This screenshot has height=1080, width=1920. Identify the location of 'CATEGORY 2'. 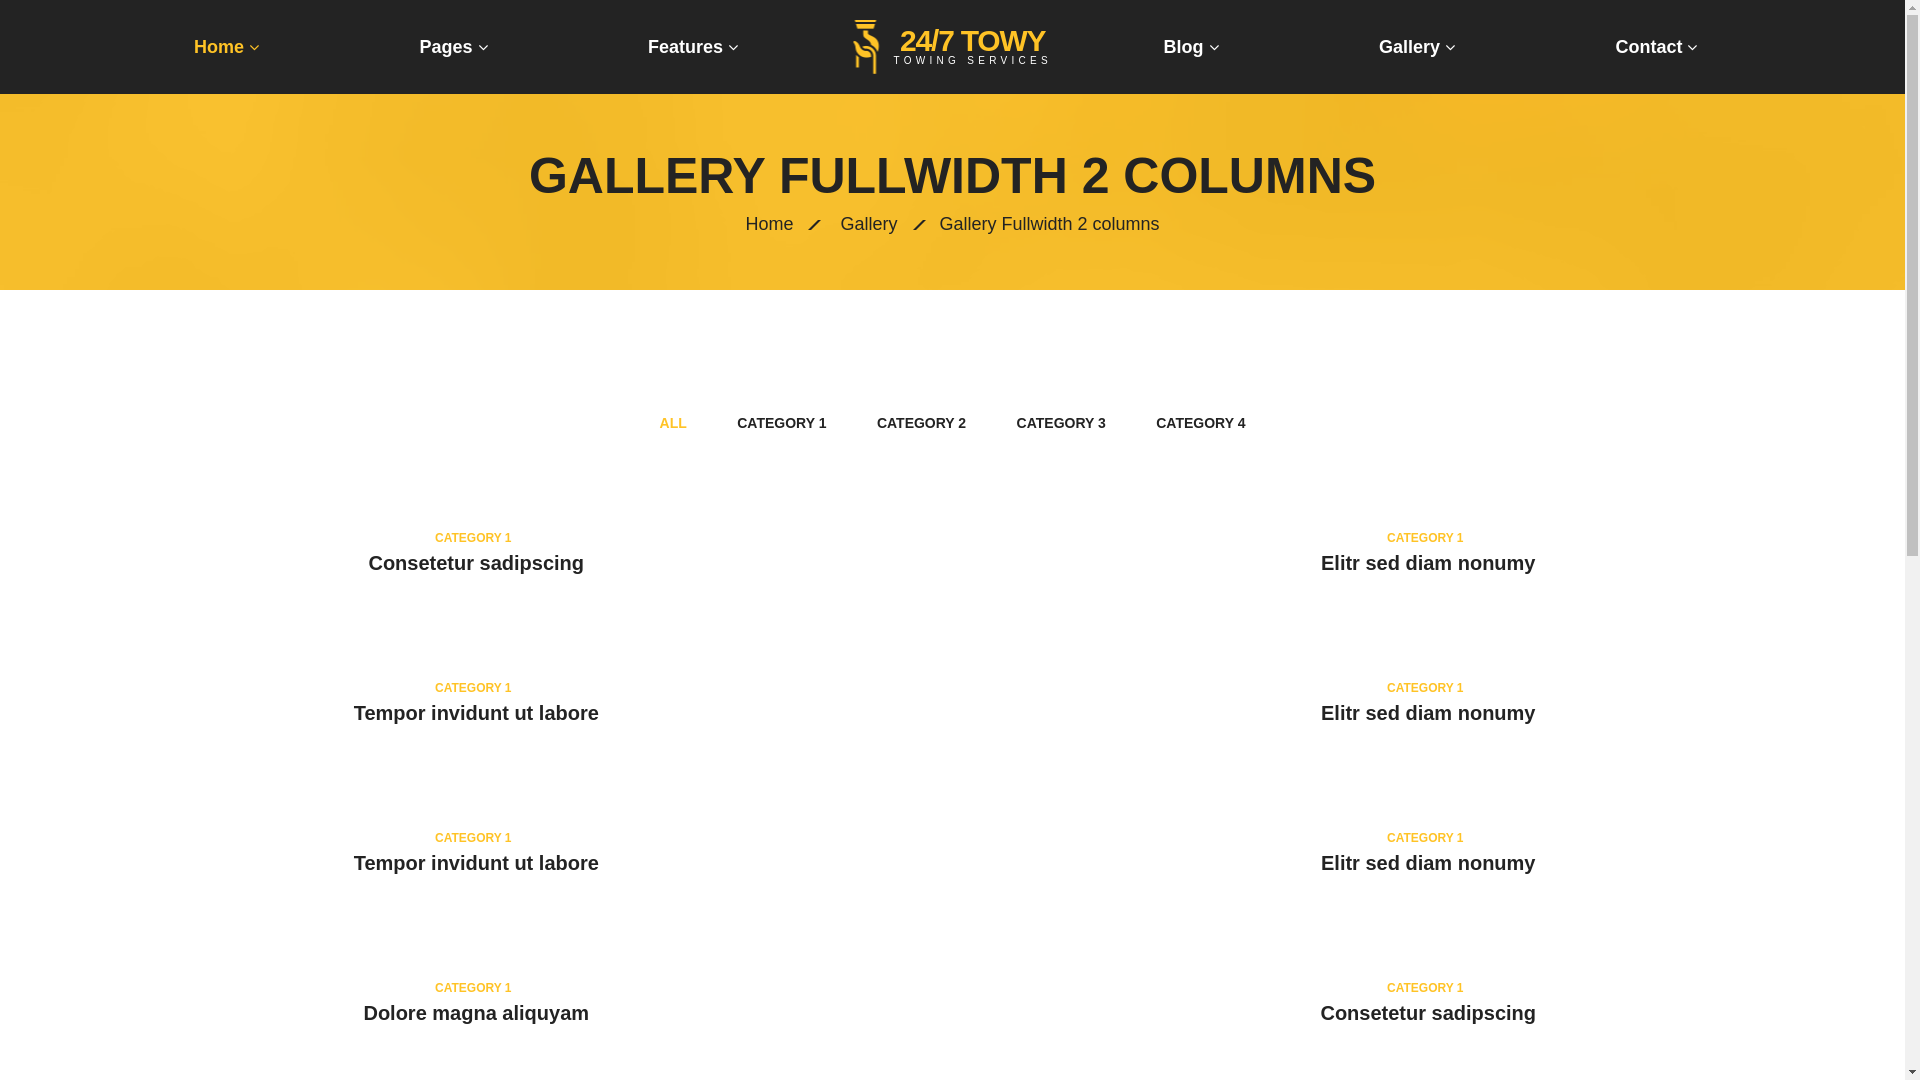
(920, 422).